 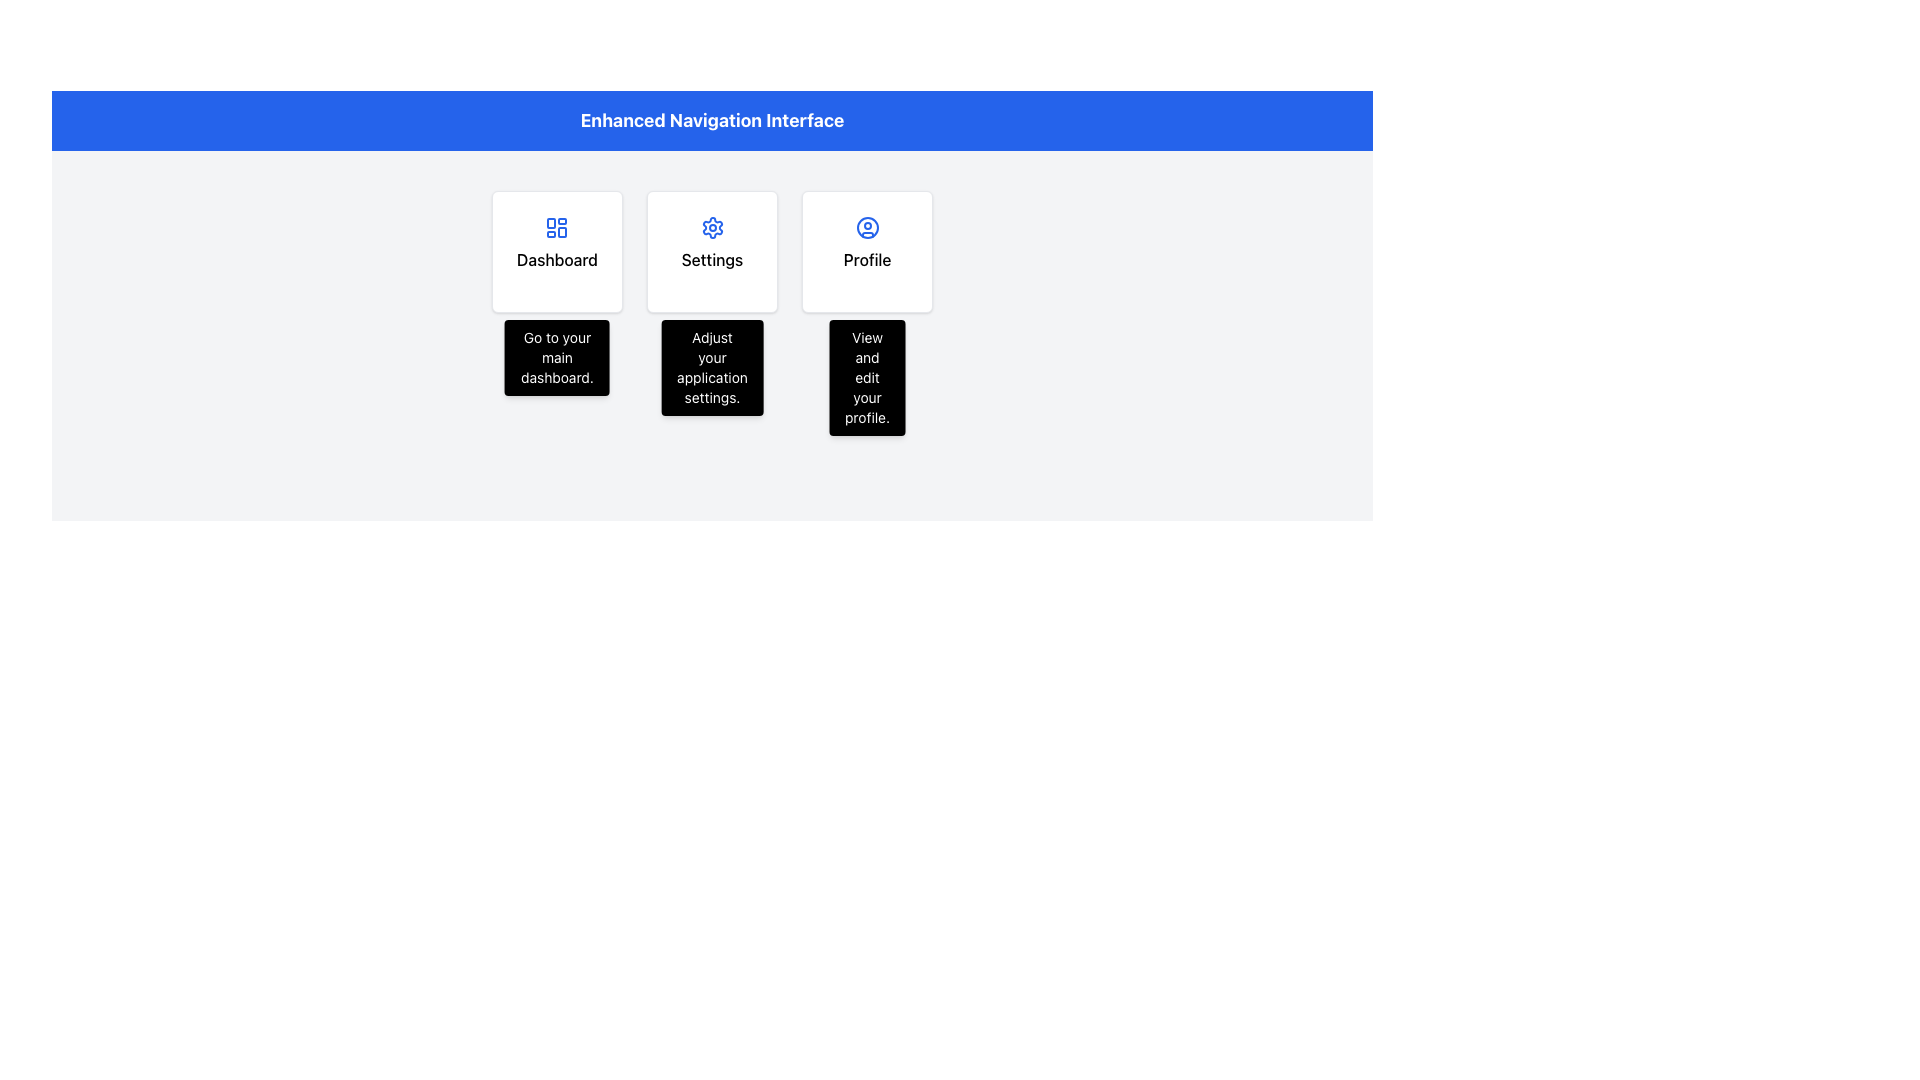 What do you see at coordinates (712, 250) in the screenshot?
I see `the 'Settings' button, which features a blue gear icon and is located centrally between 'Dashboard' and 'Profile' under the blue header bar labeled 'Enhanced Navigation Interface'` at bounding box center [712, 250].